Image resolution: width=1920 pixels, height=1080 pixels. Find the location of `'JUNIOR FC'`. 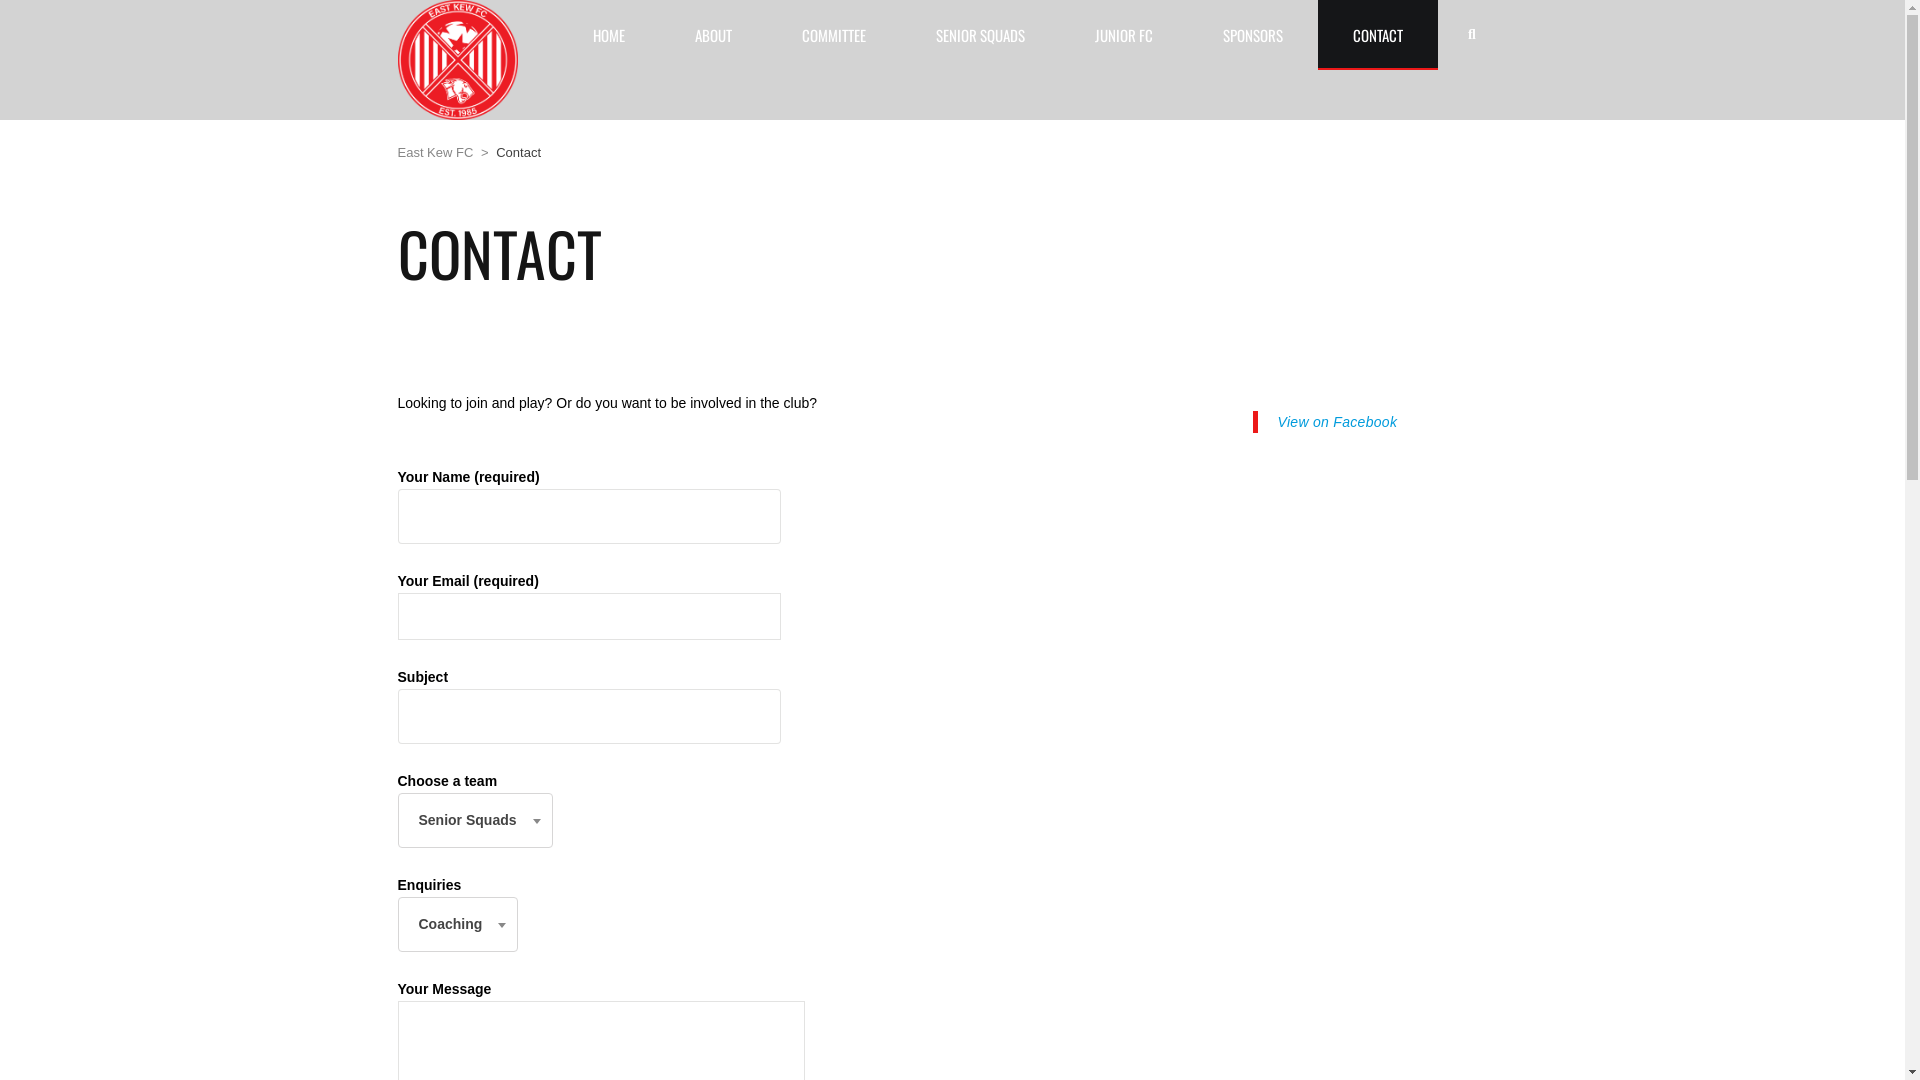

'JUNIOR FC' is located at coordinates (1123, 34).